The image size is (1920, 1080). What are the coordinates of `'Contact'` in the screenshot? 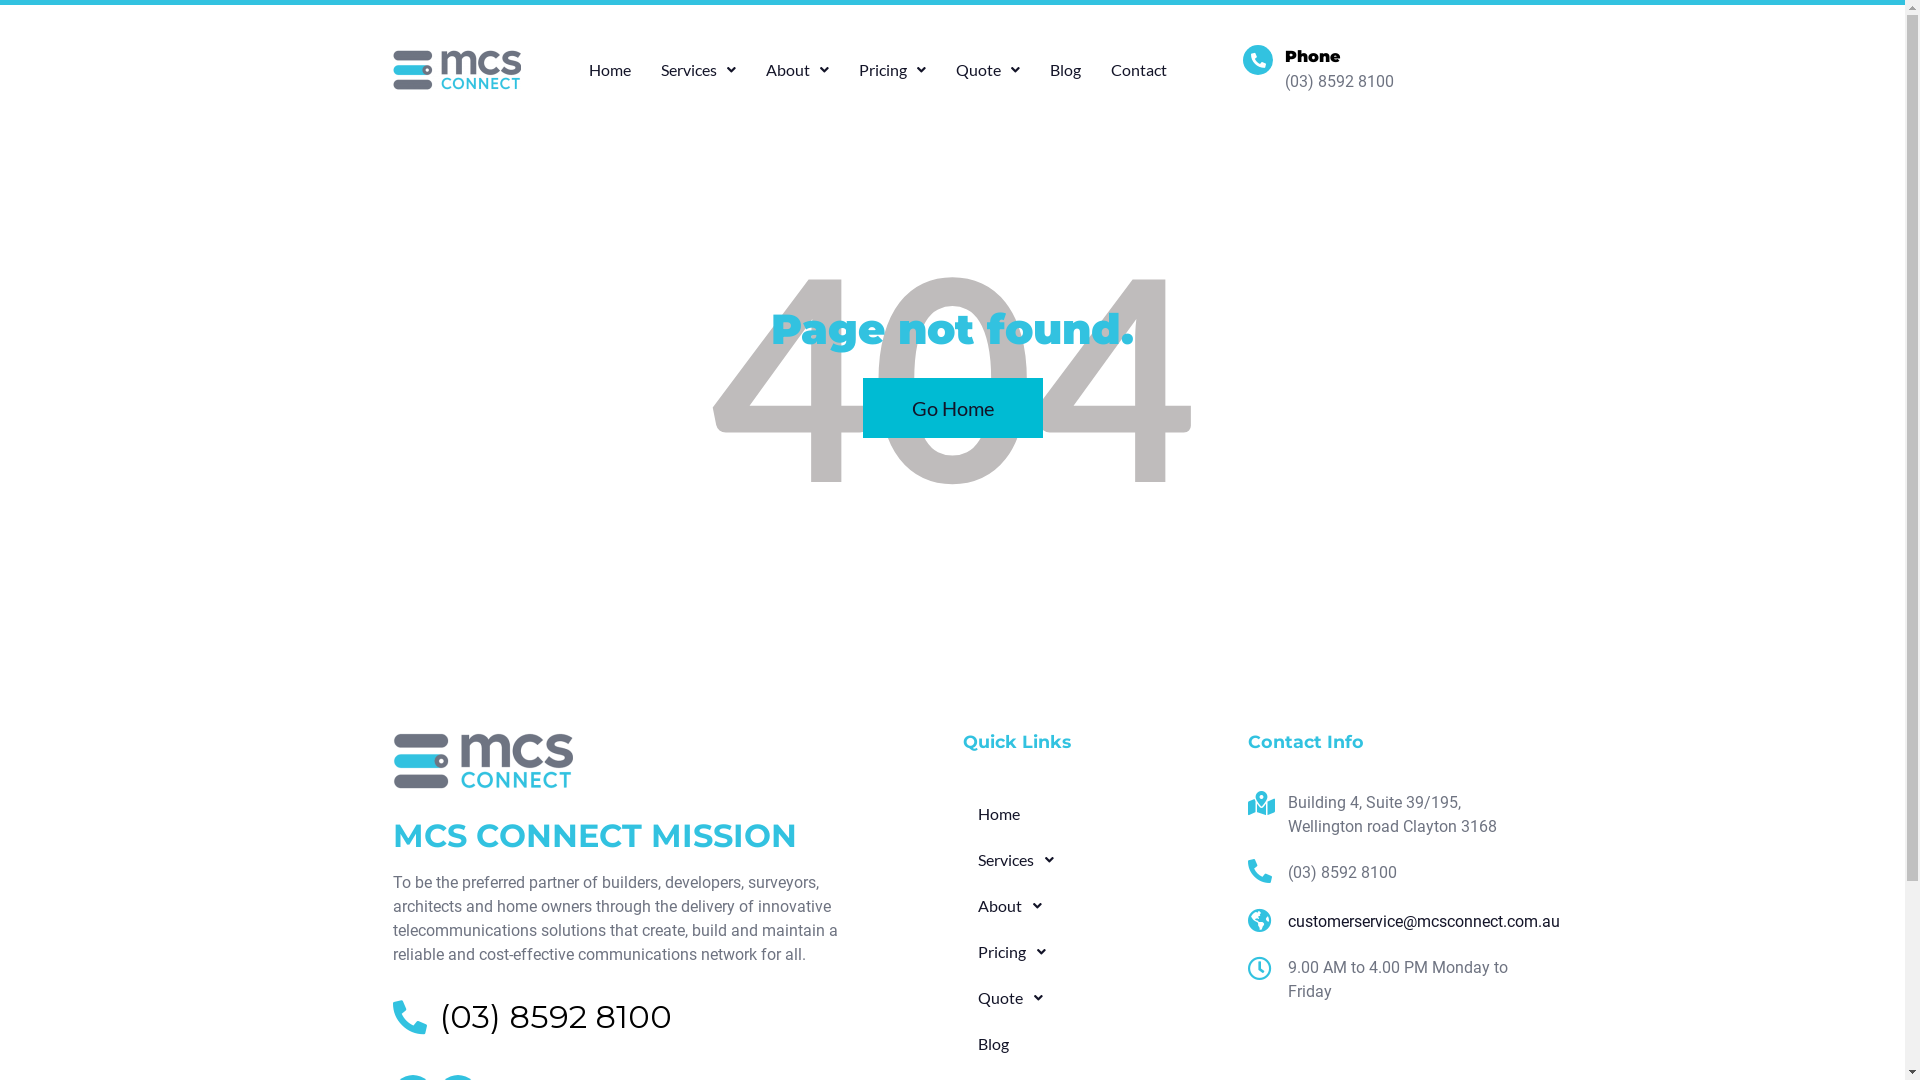 It's located at (1138, 68).